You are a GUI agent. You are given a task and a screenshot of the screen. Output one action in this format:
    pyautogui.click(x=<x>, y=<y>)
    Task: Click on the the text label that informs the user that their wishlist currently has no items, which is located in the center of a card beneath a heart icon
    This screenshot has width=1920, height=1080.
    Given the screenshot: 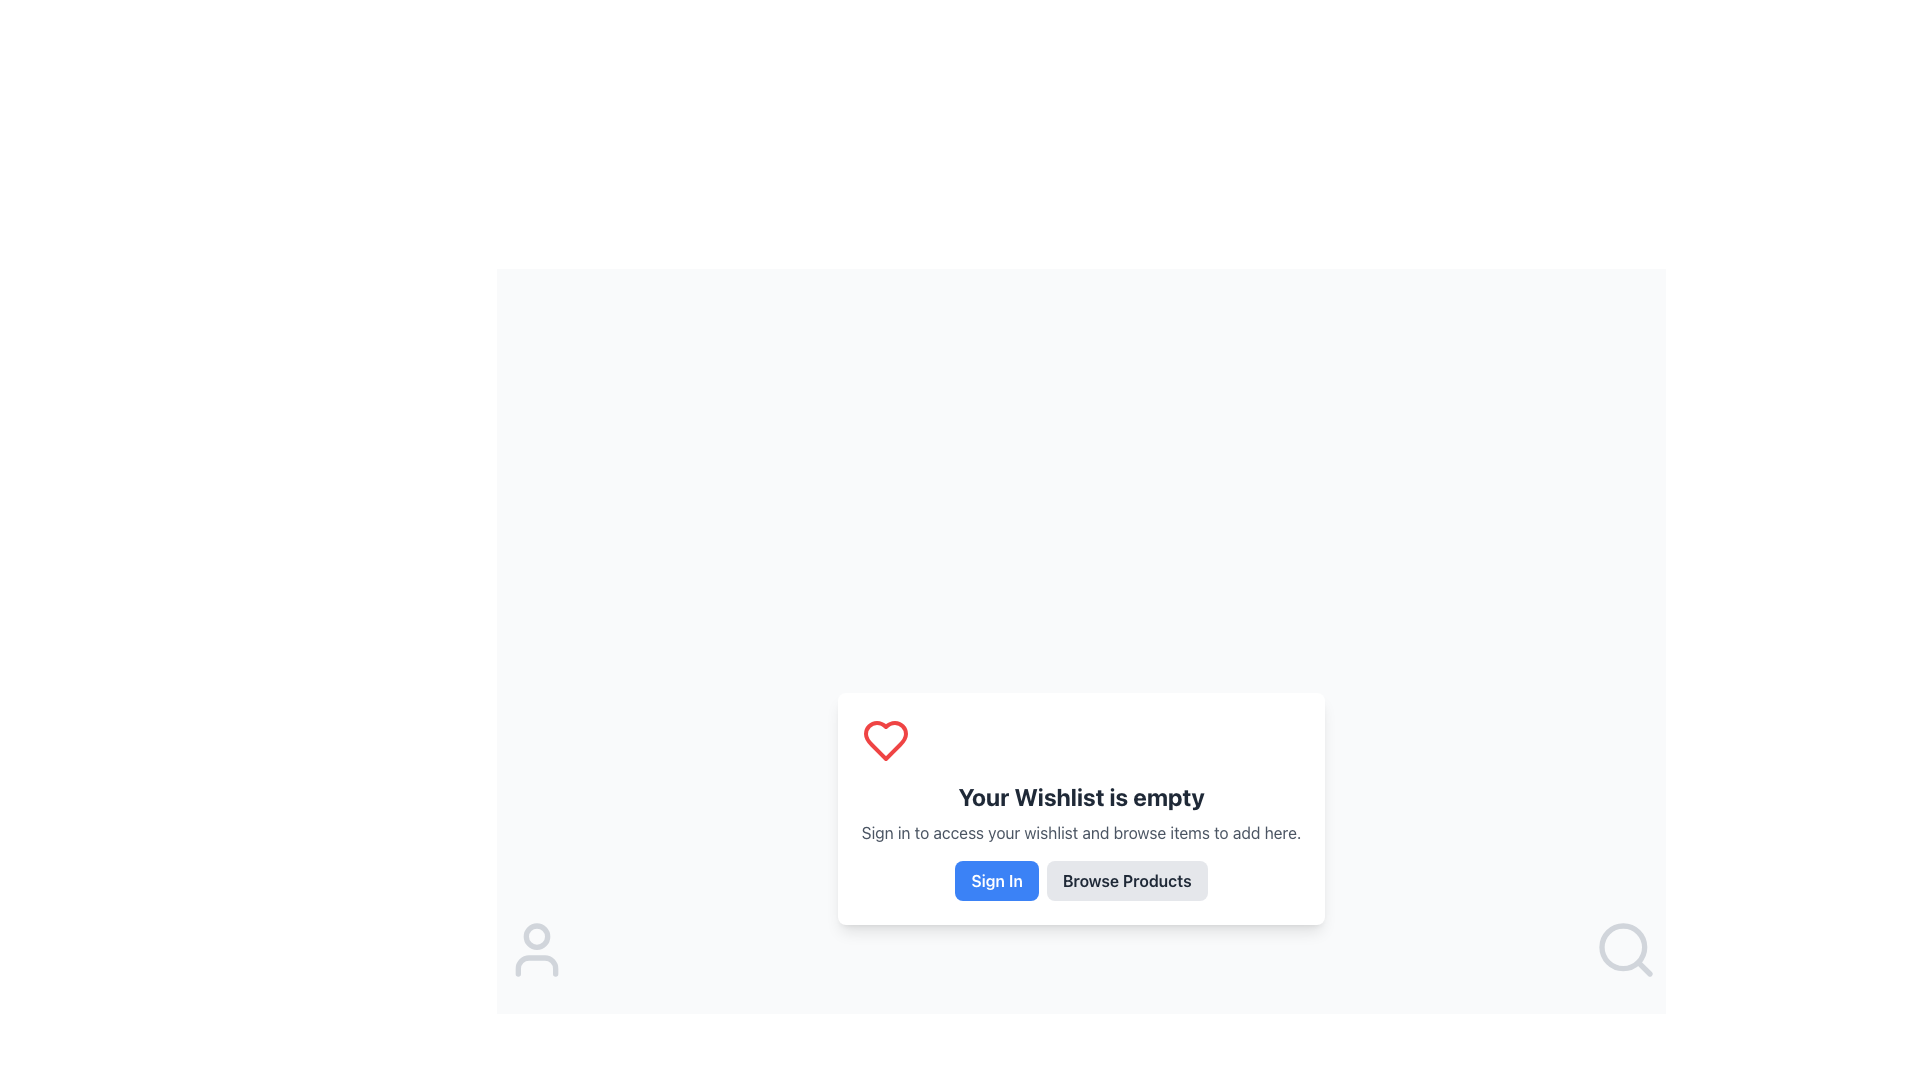 What is the action you would take?
    pyautogui.click(x=1080, y=796)
    